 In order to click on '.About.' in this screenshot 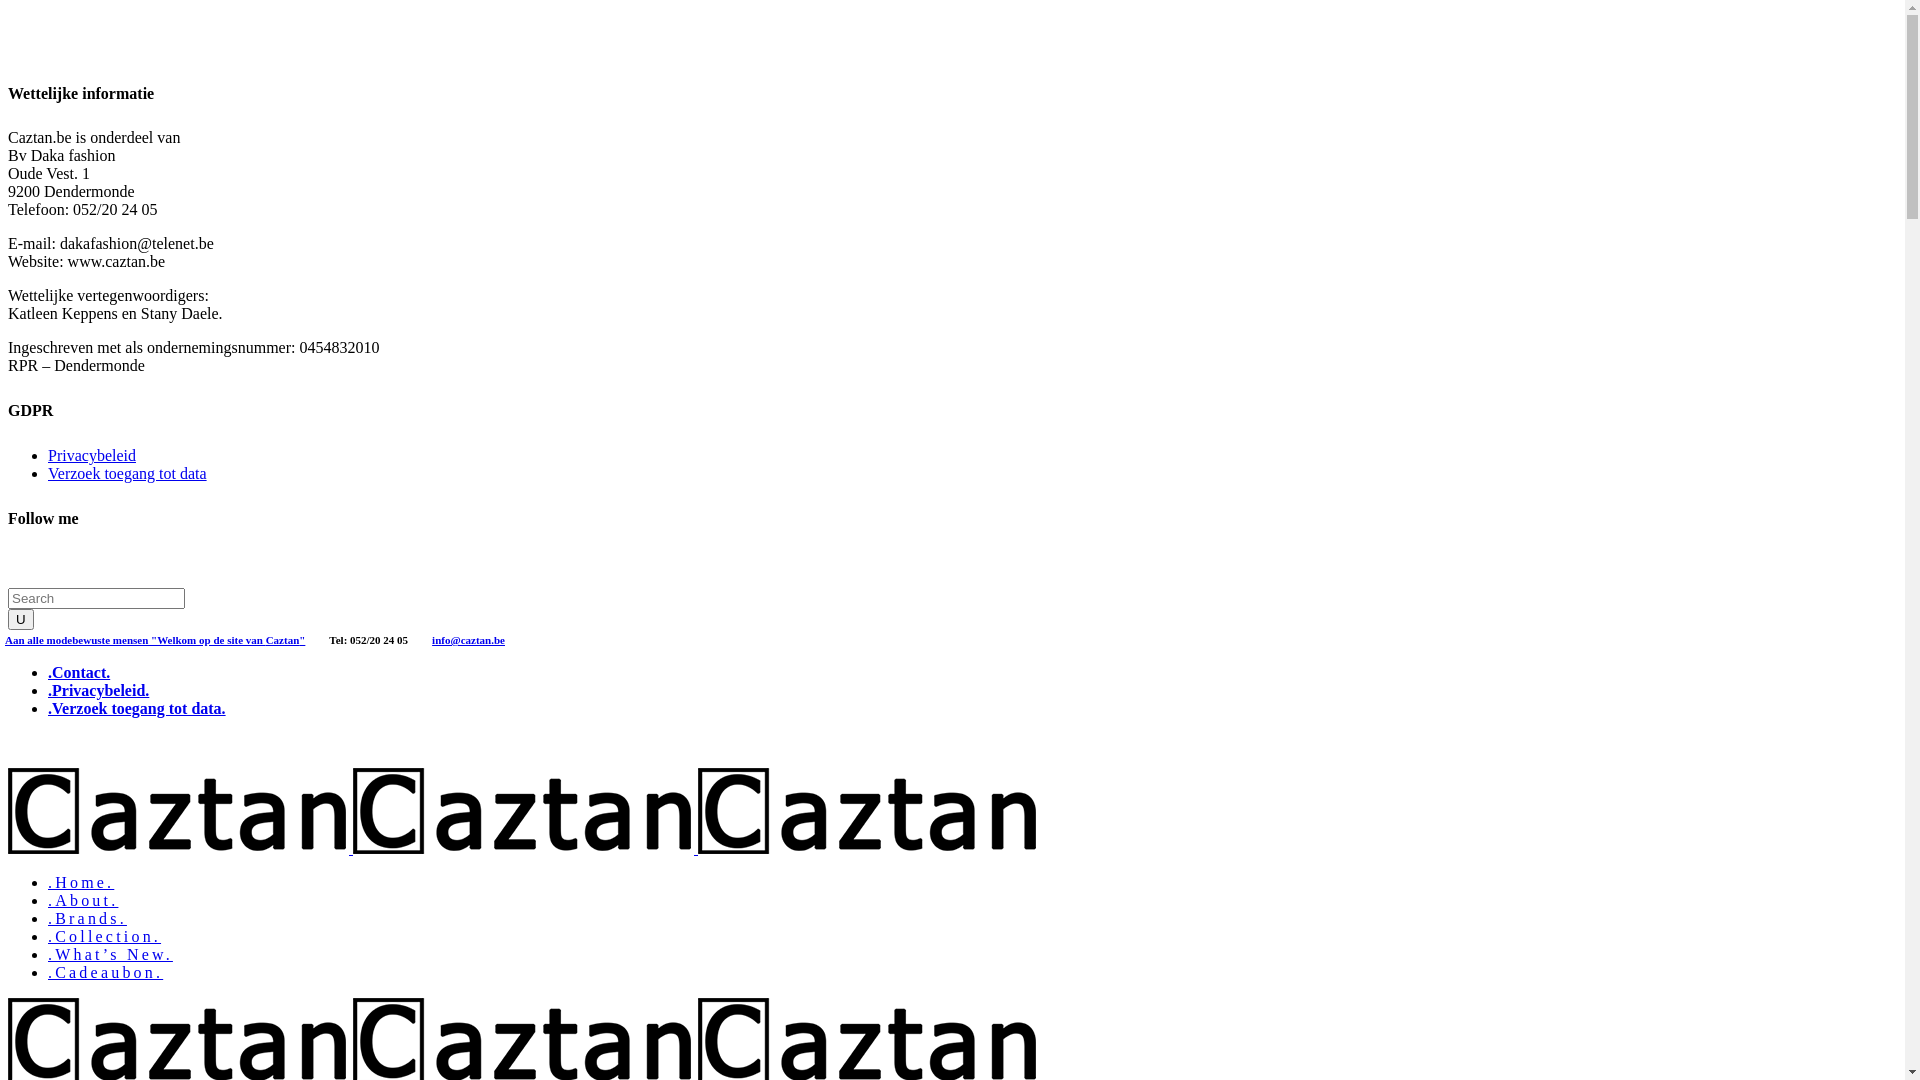, I will do `click(81, 900)`.